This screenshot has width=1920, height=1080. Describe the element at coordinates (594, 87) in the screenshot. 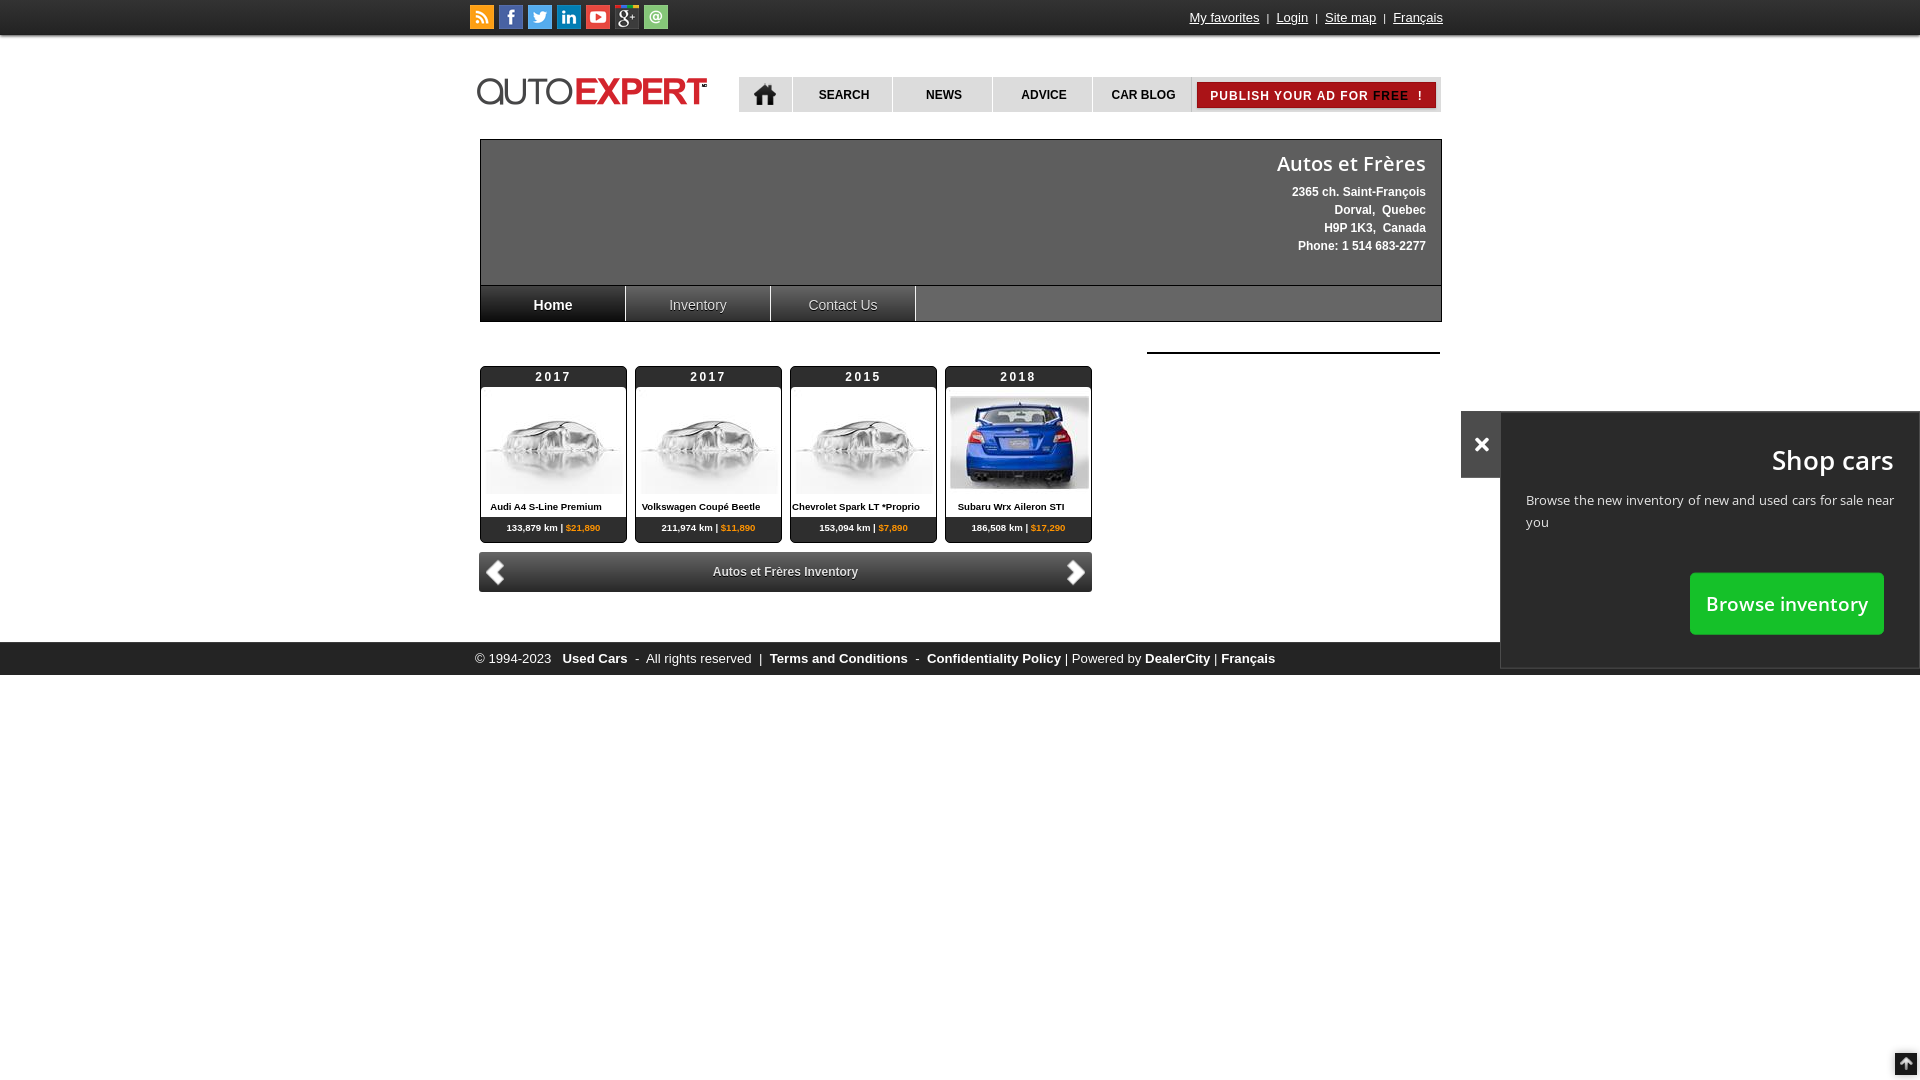

I see `'autoExpert.ca'` at that location.